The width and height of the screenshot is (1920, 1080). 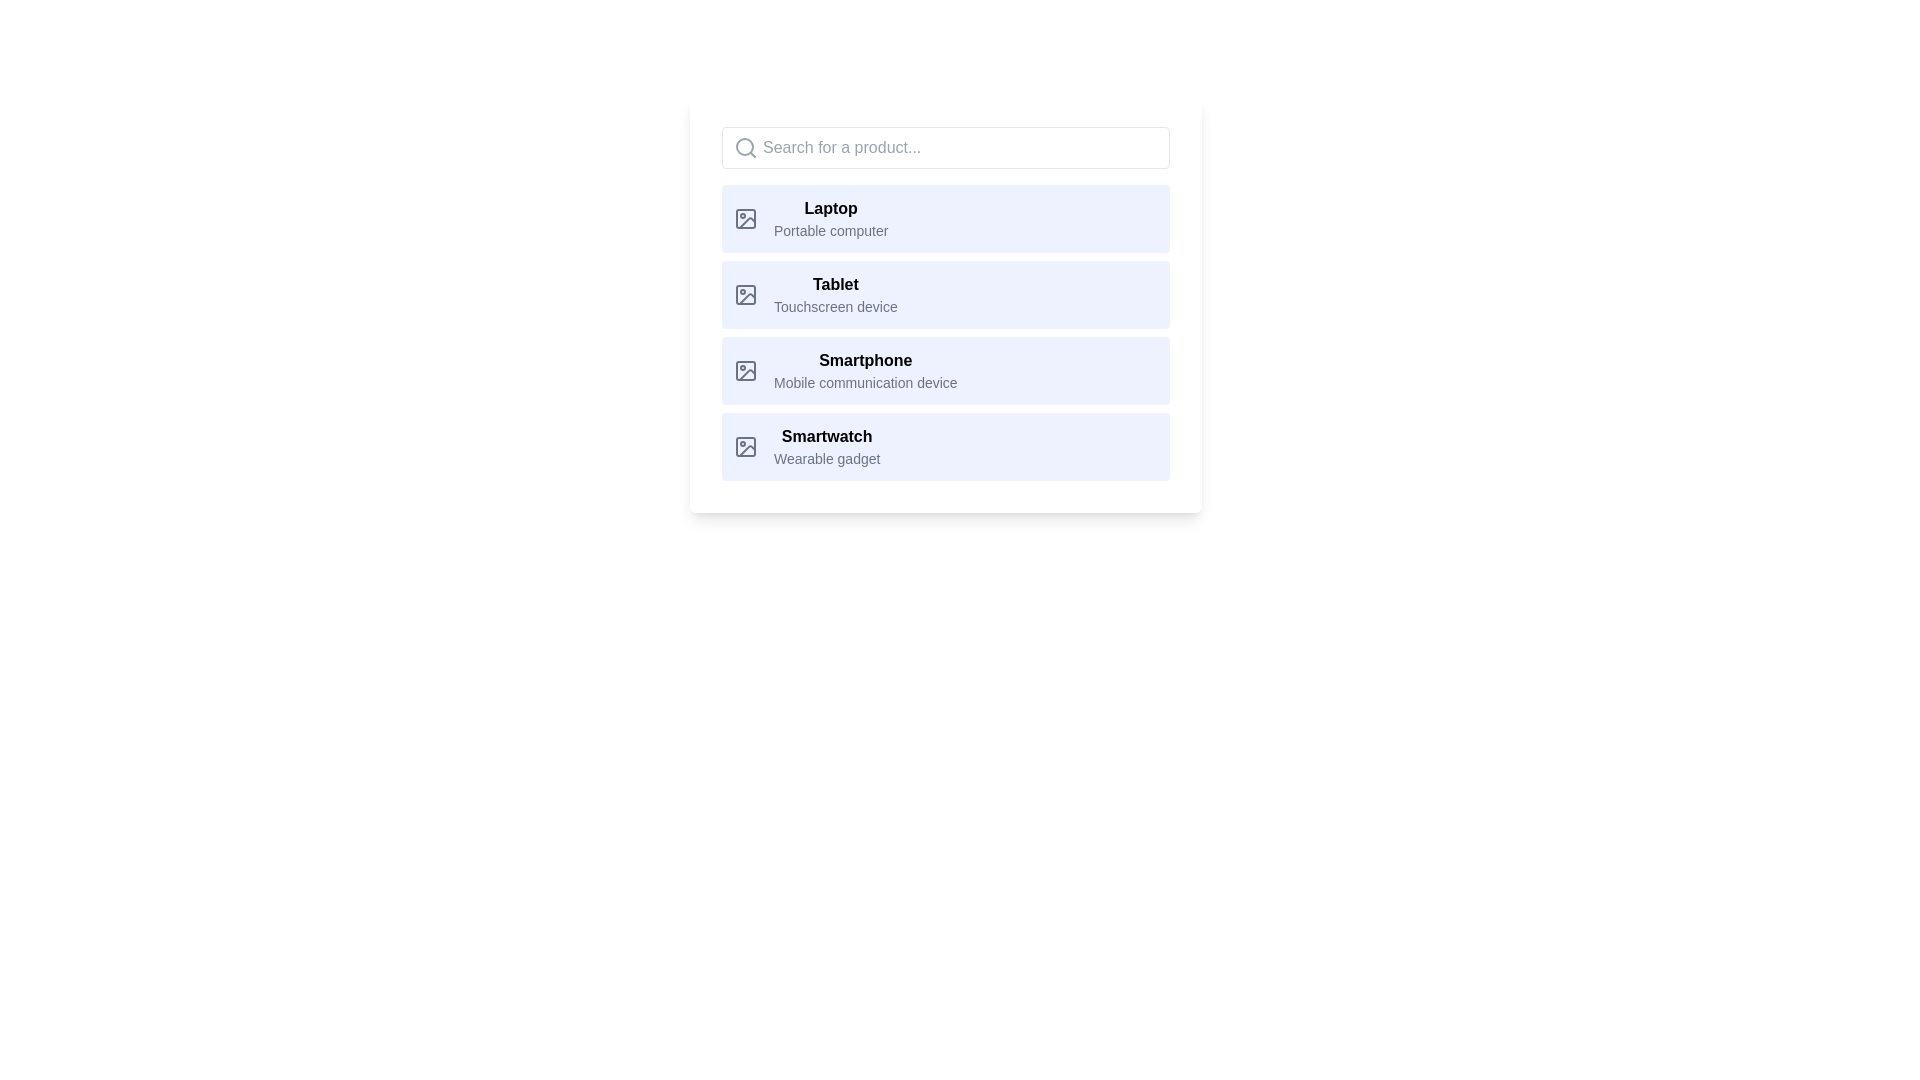 I want to click on the magnifying glass icon, which is gray and located to the left of the text input box with the placeholder 'Search for a product...', so click(x=744, y=146).